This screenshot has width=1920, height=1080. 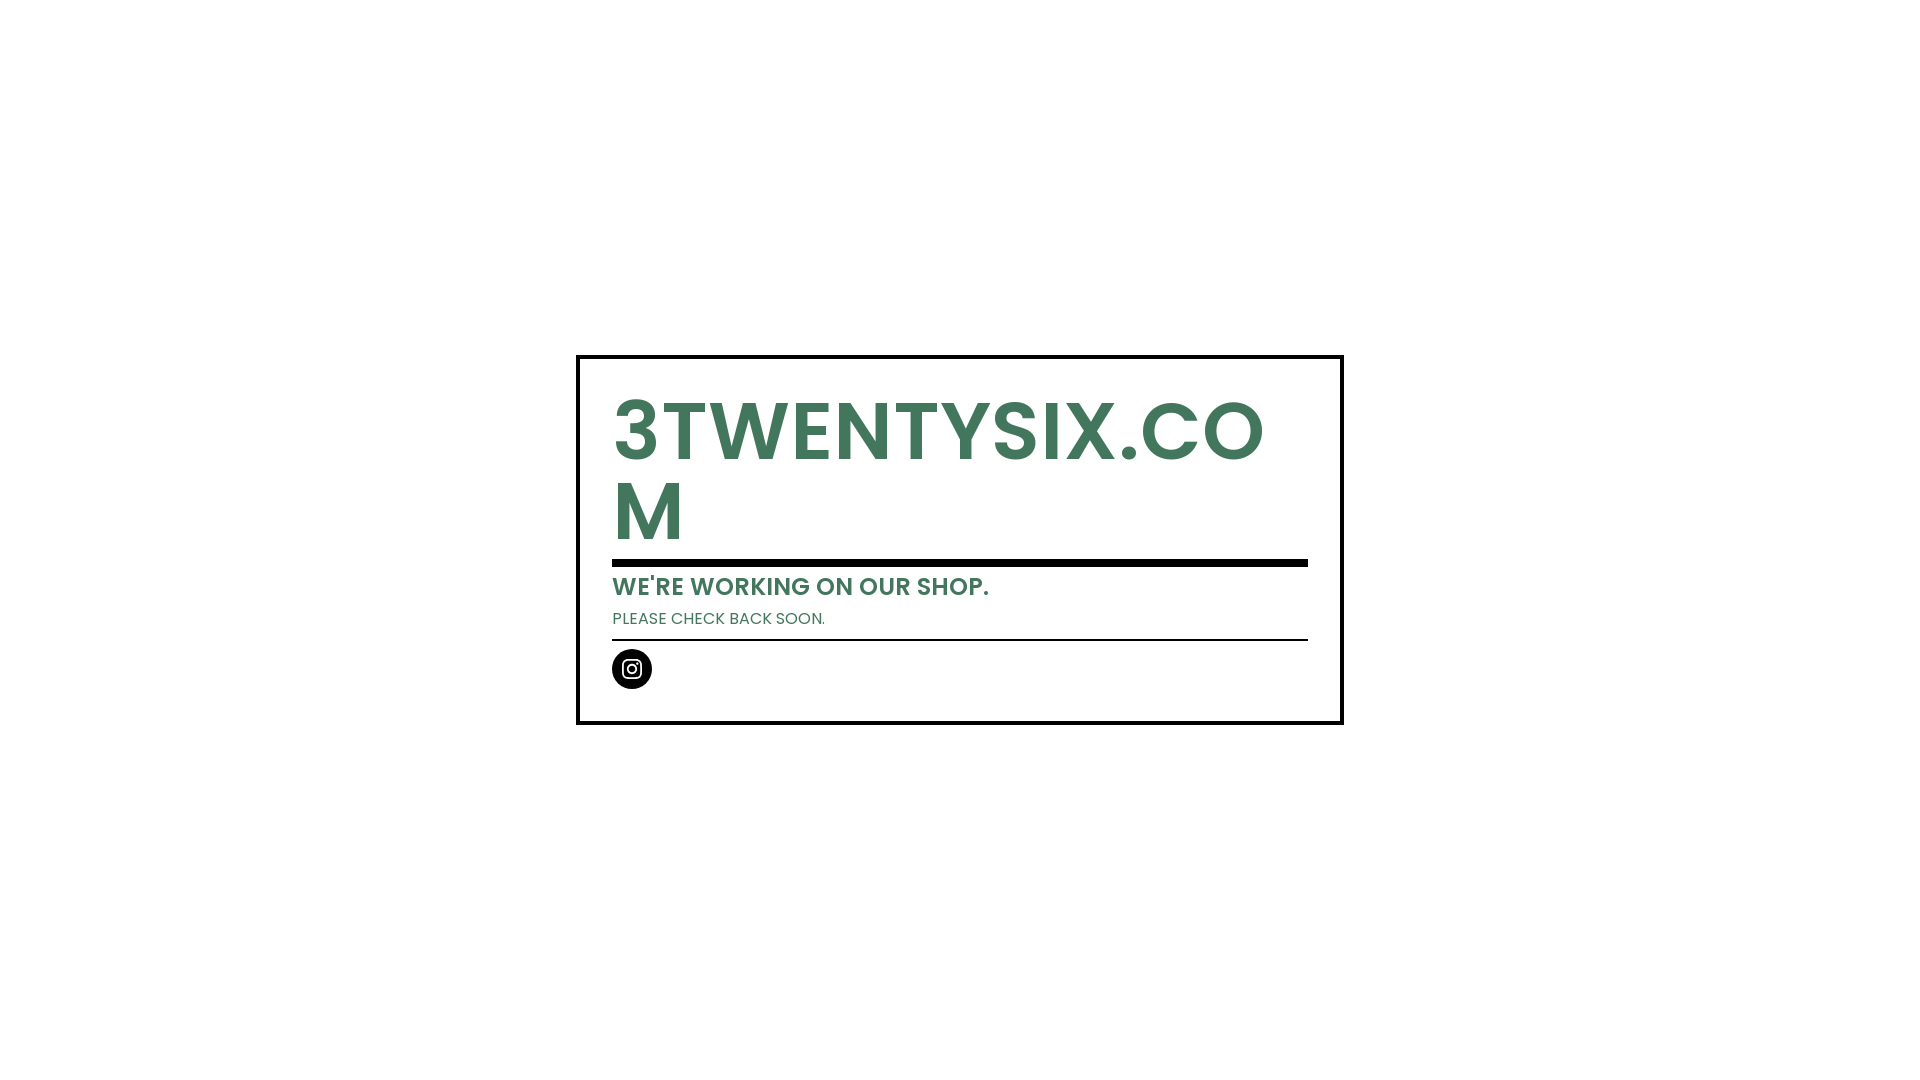 What do you see at coordinates (610, 668) in the screenshot?
I see `'Instagram'` at bounding box center [610, 668].